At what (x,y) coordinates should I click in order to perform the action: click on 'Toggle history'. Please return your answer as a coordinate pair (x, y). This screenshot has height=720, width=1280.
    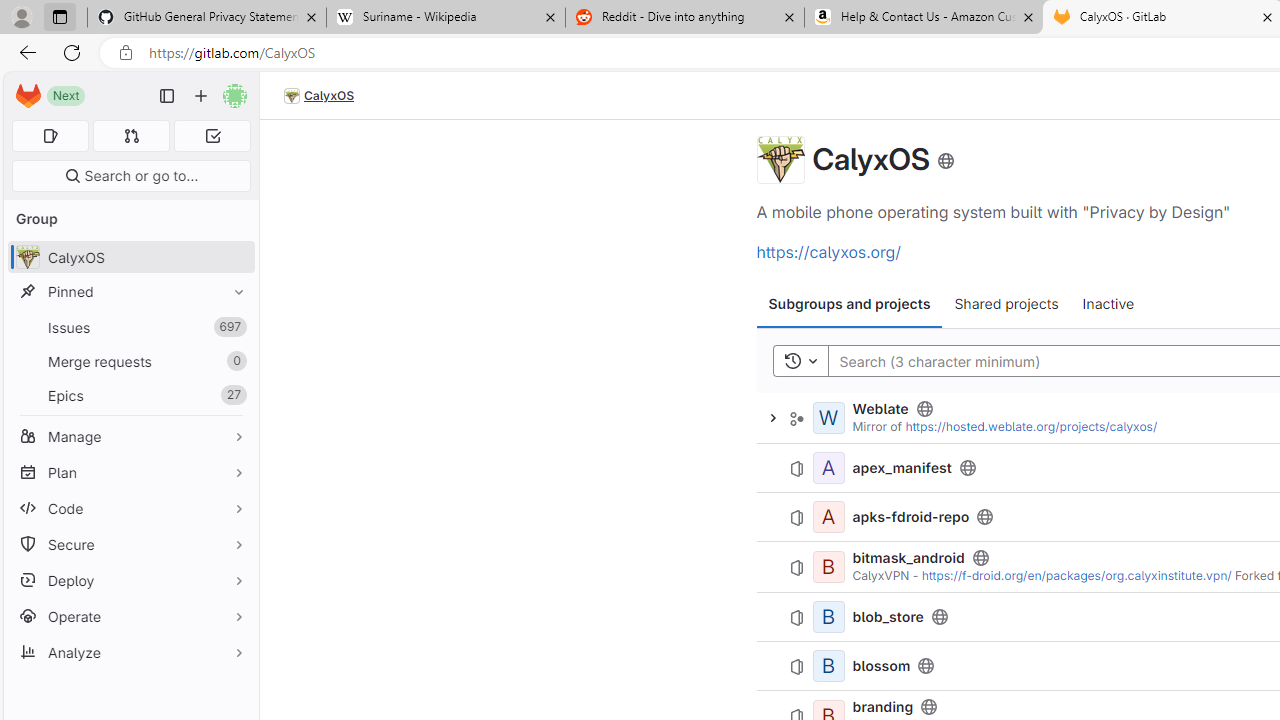
    Looking at the image, I should click on (800, 361).